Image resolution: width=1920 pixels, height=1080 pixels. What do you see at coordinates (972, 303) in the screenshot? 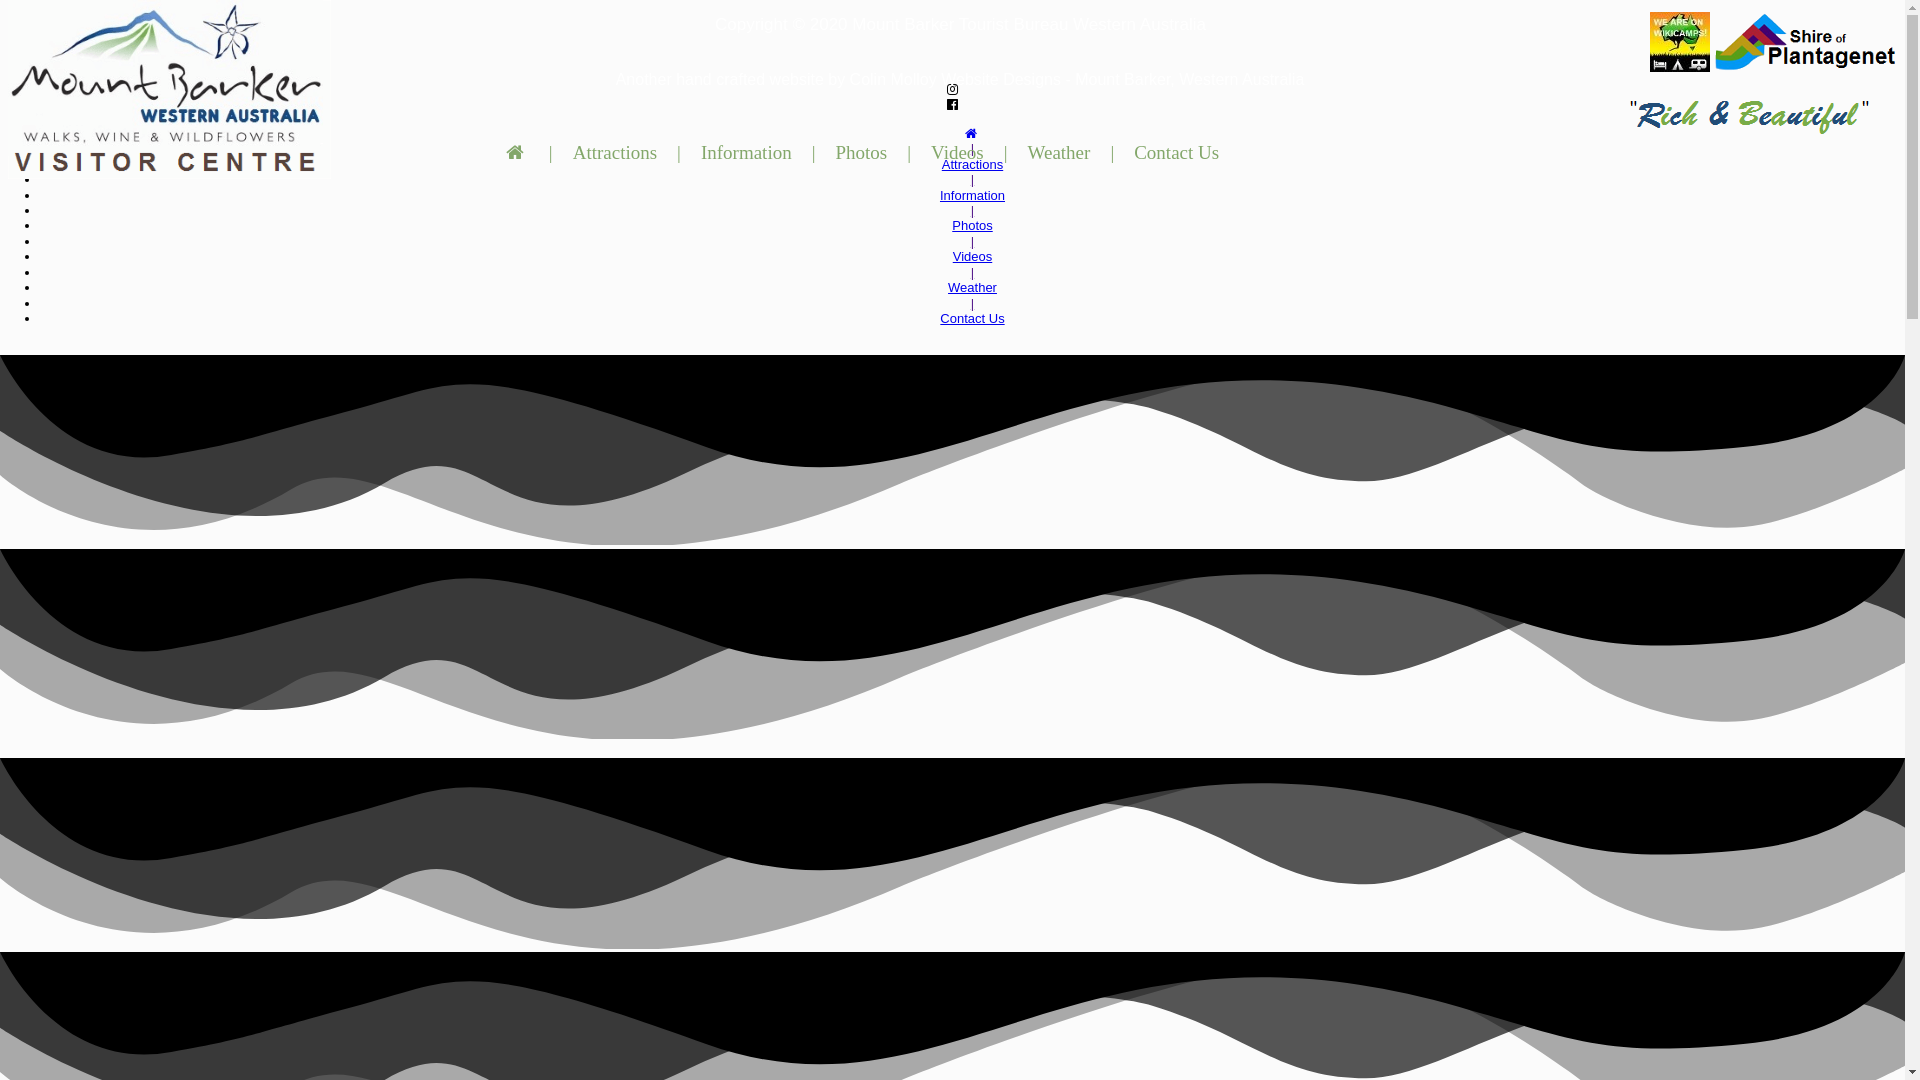
I see `'|'` at bounding box center [972, 303].